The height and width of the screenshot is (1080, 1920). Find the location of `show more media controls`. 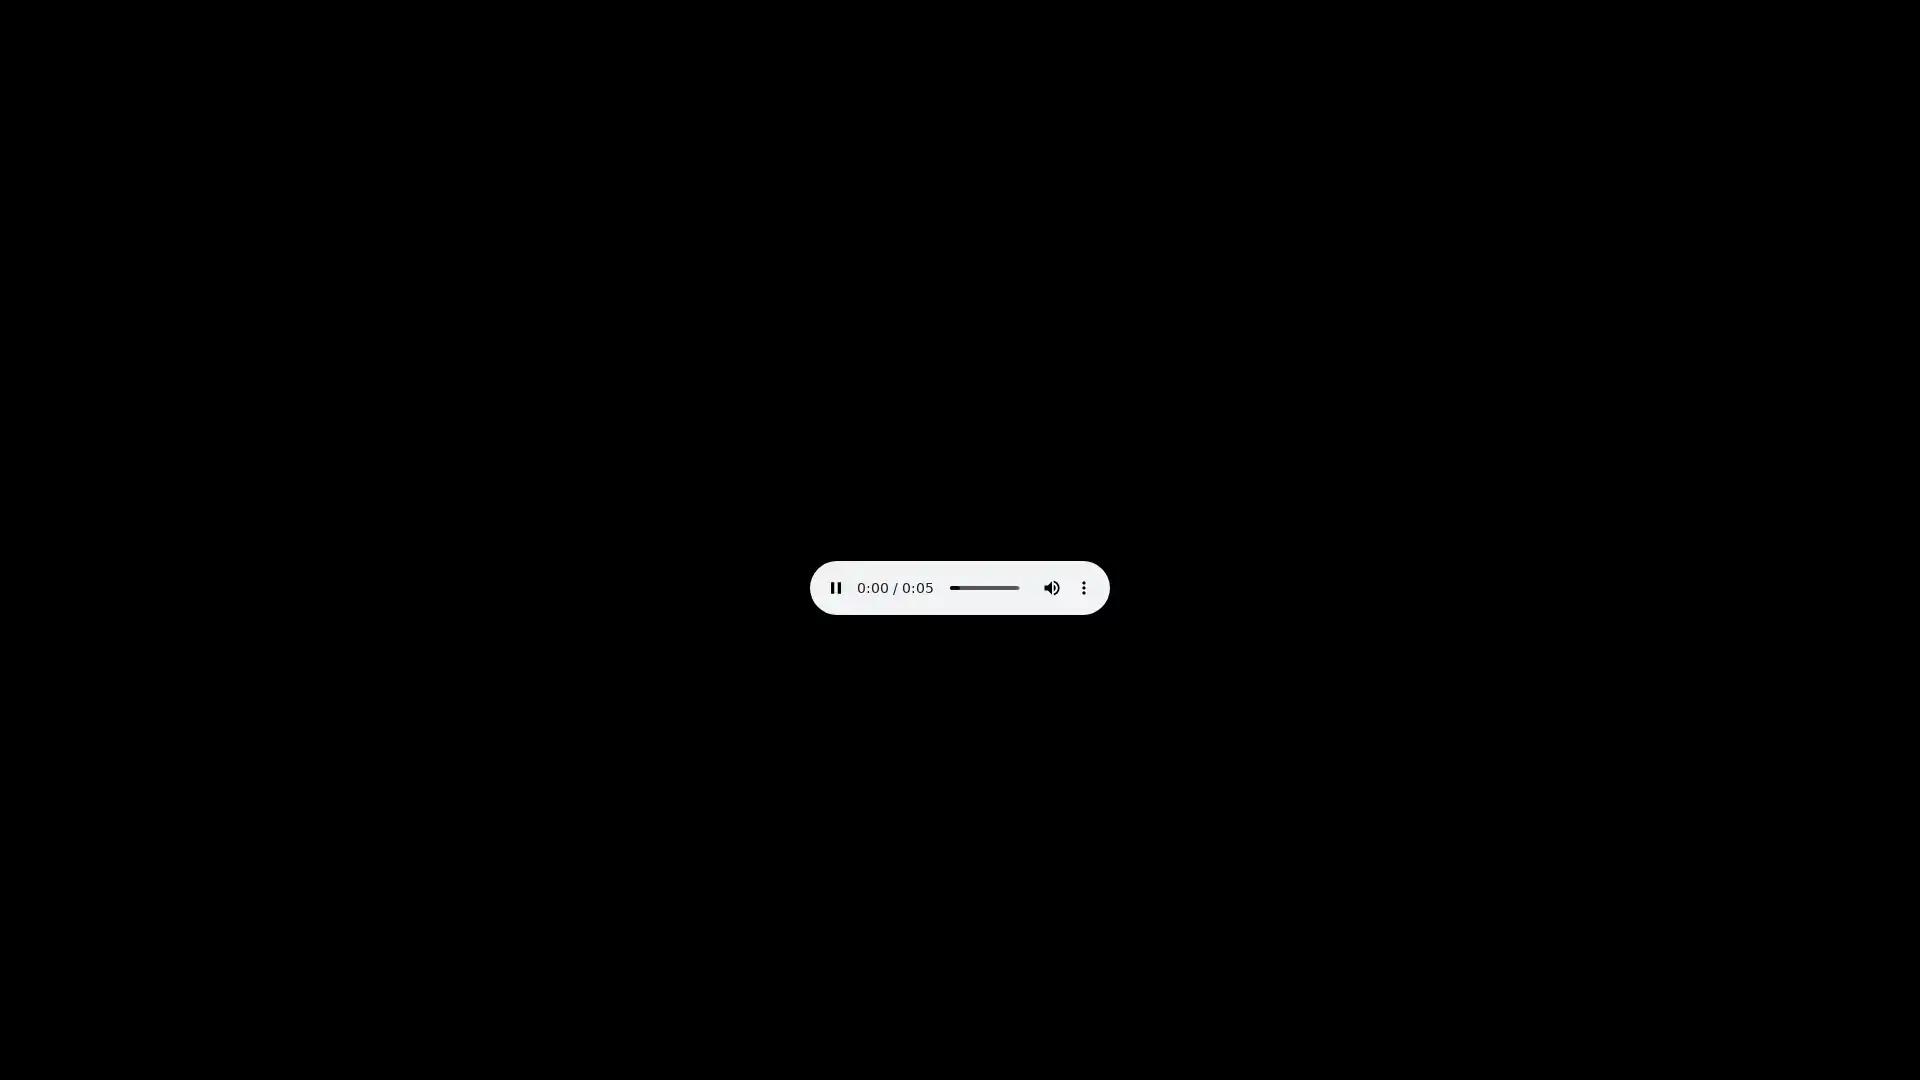

show more media controls is located at coordinates (1083, 586).